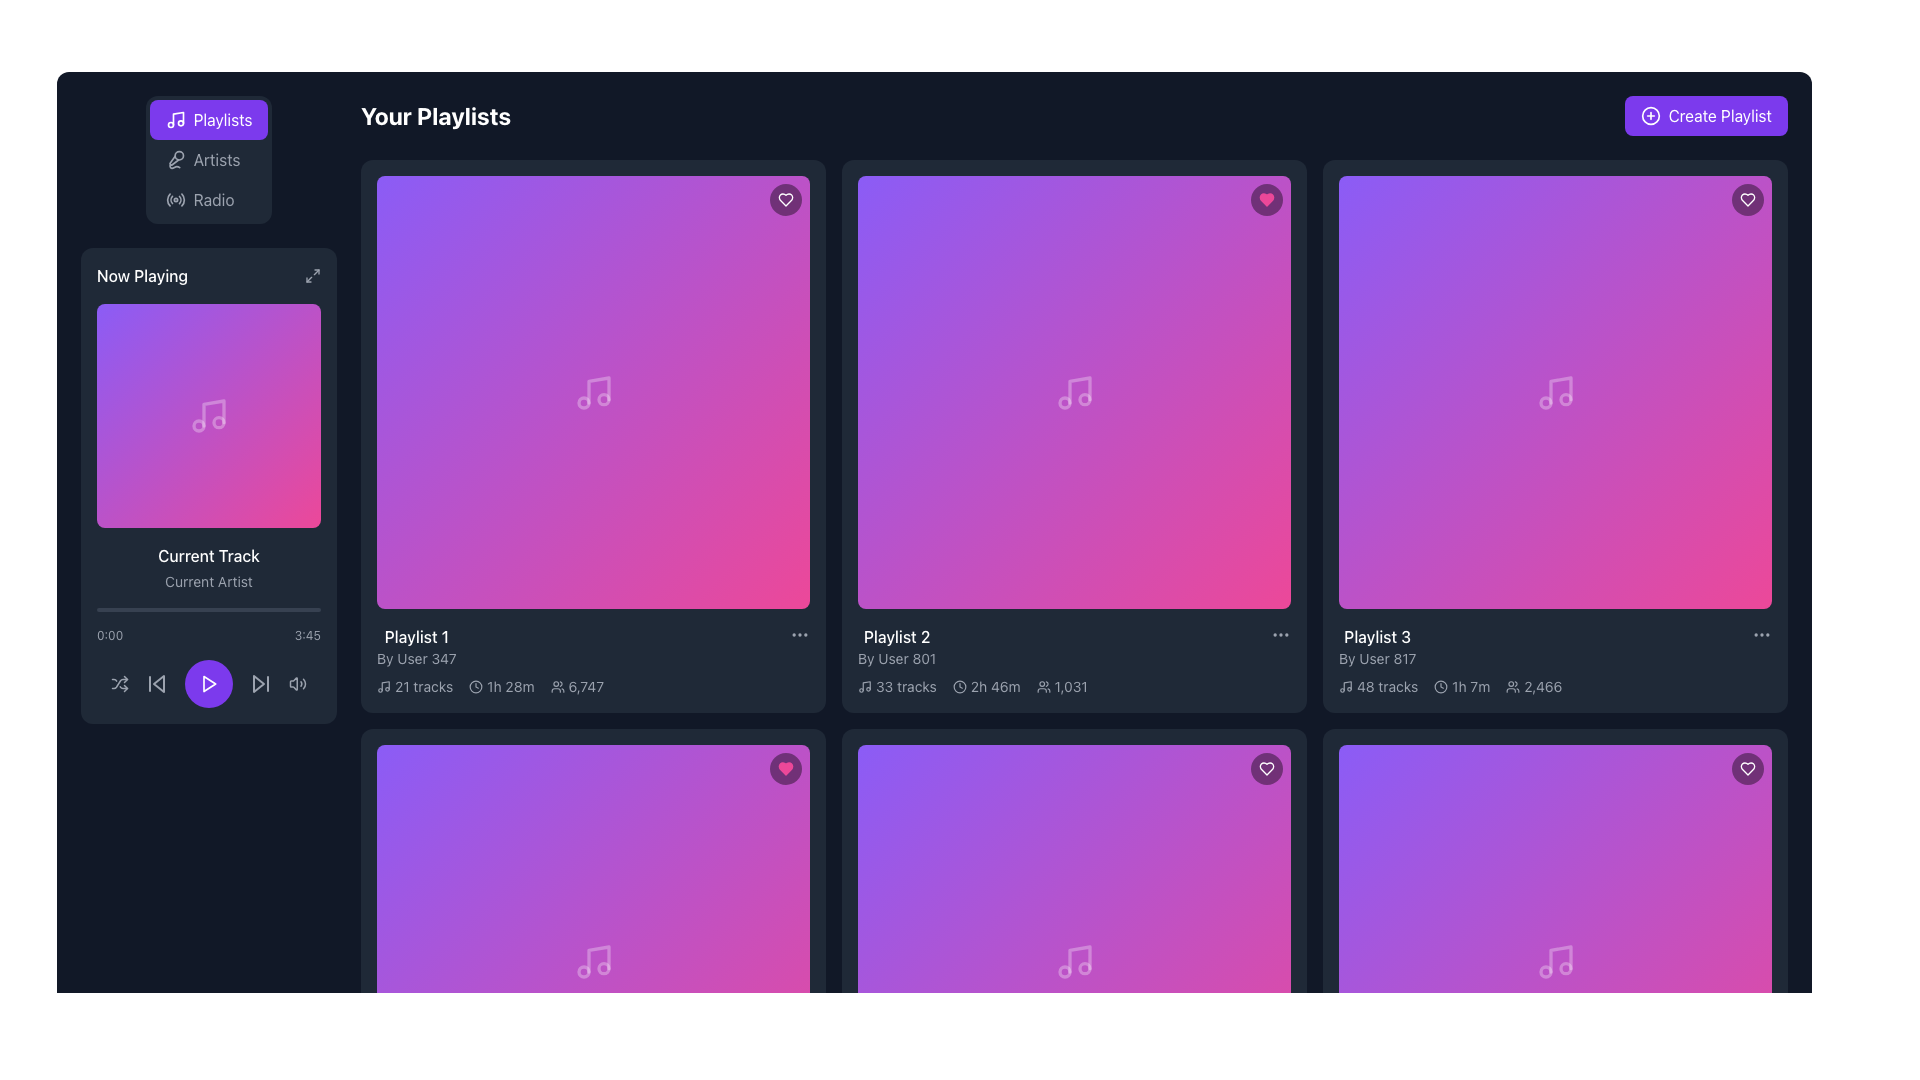  What do you see at coordinates (1386, 685) in the screenshot?
I see `the text label displaying '48 tracks' located at the bottom-right corner under the 'Playlist 3' description box, which is part of a grouped section` at bounding box center [1386, 685].